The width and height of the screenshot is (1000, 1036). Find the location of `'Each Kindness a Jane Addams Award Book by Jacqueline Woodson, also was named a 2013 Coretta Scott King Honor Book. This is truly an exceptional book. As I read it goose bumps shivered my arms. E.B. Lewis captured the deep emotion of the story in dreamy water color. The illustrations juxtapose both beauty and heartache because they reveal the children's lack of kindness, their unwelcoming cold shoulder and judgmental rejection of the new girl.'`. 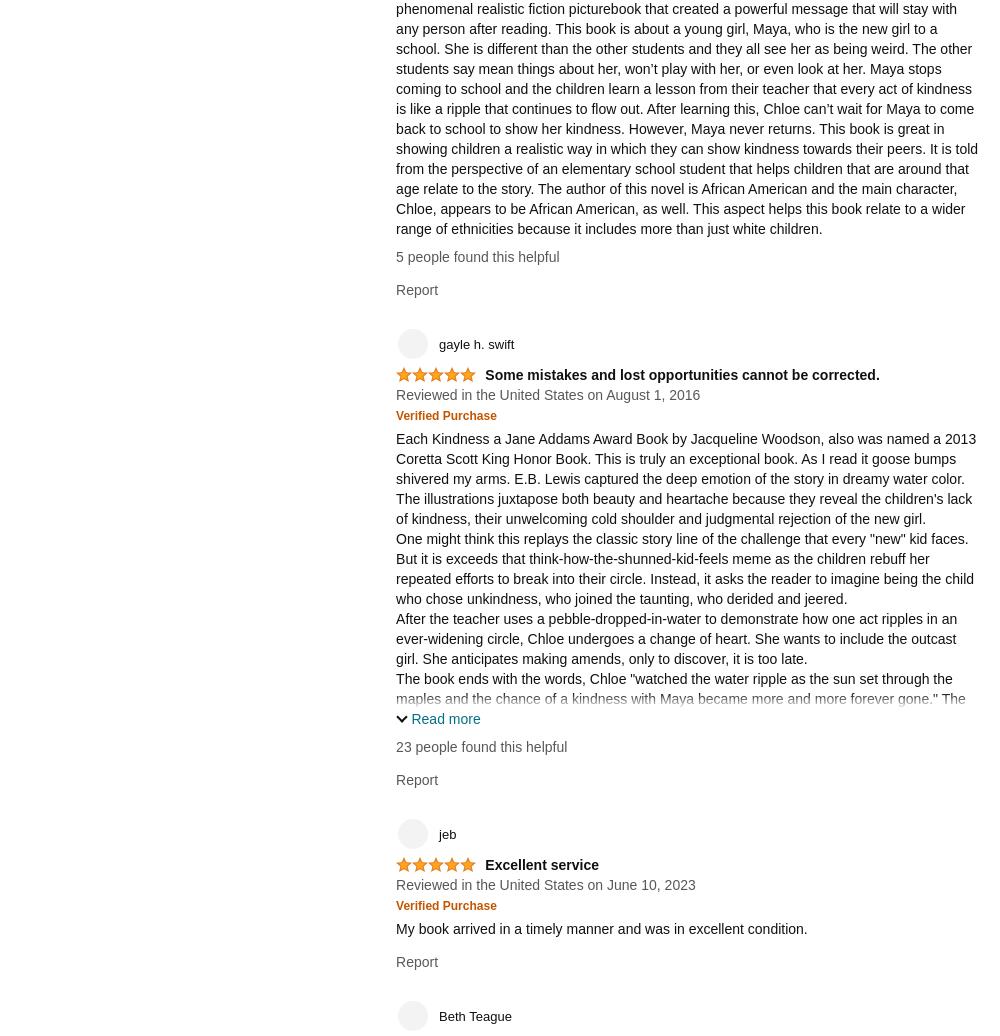

'Each Kindness a Jane Addams Award Book by Jacqueline Woodson, also was named a 2013 Coretta Scott King Honor Book. This is truly an exceptional book. As I read it goose bumps shivered my arms. E.B. Lewis captured the deep emotion of the story in dreamy water color. The illustrations juxtapose both beauty and heartache because they reveal the children's lack of kindness, their unwelcoming cold shoulder and judgmental rejection of the new girl.' is located at coordinates (686, 479).